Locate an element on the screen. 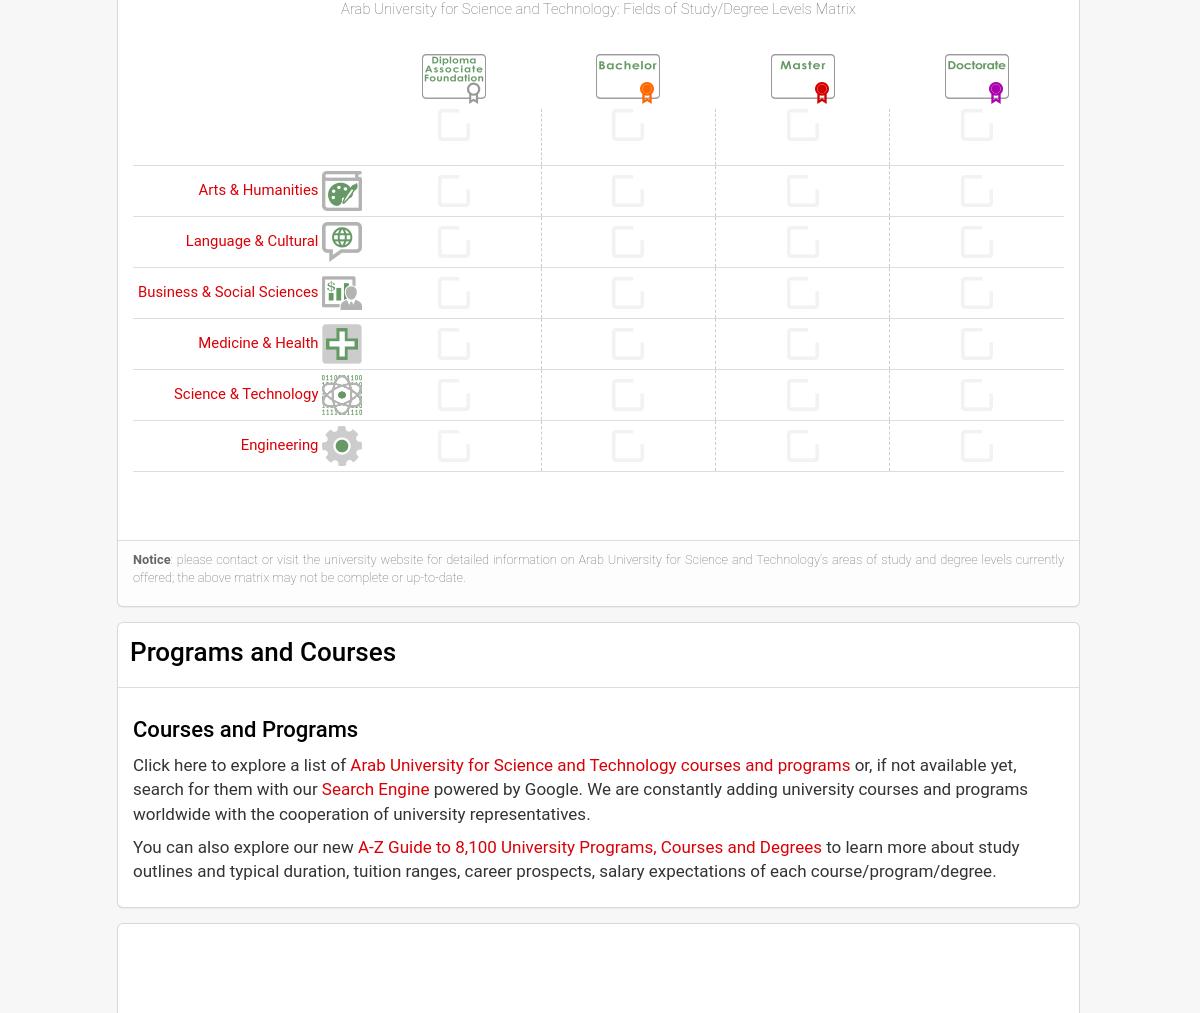 This screenshot has height=1013, width=1200. 'Arts & Humanities' is located at coordinates (259, 190).